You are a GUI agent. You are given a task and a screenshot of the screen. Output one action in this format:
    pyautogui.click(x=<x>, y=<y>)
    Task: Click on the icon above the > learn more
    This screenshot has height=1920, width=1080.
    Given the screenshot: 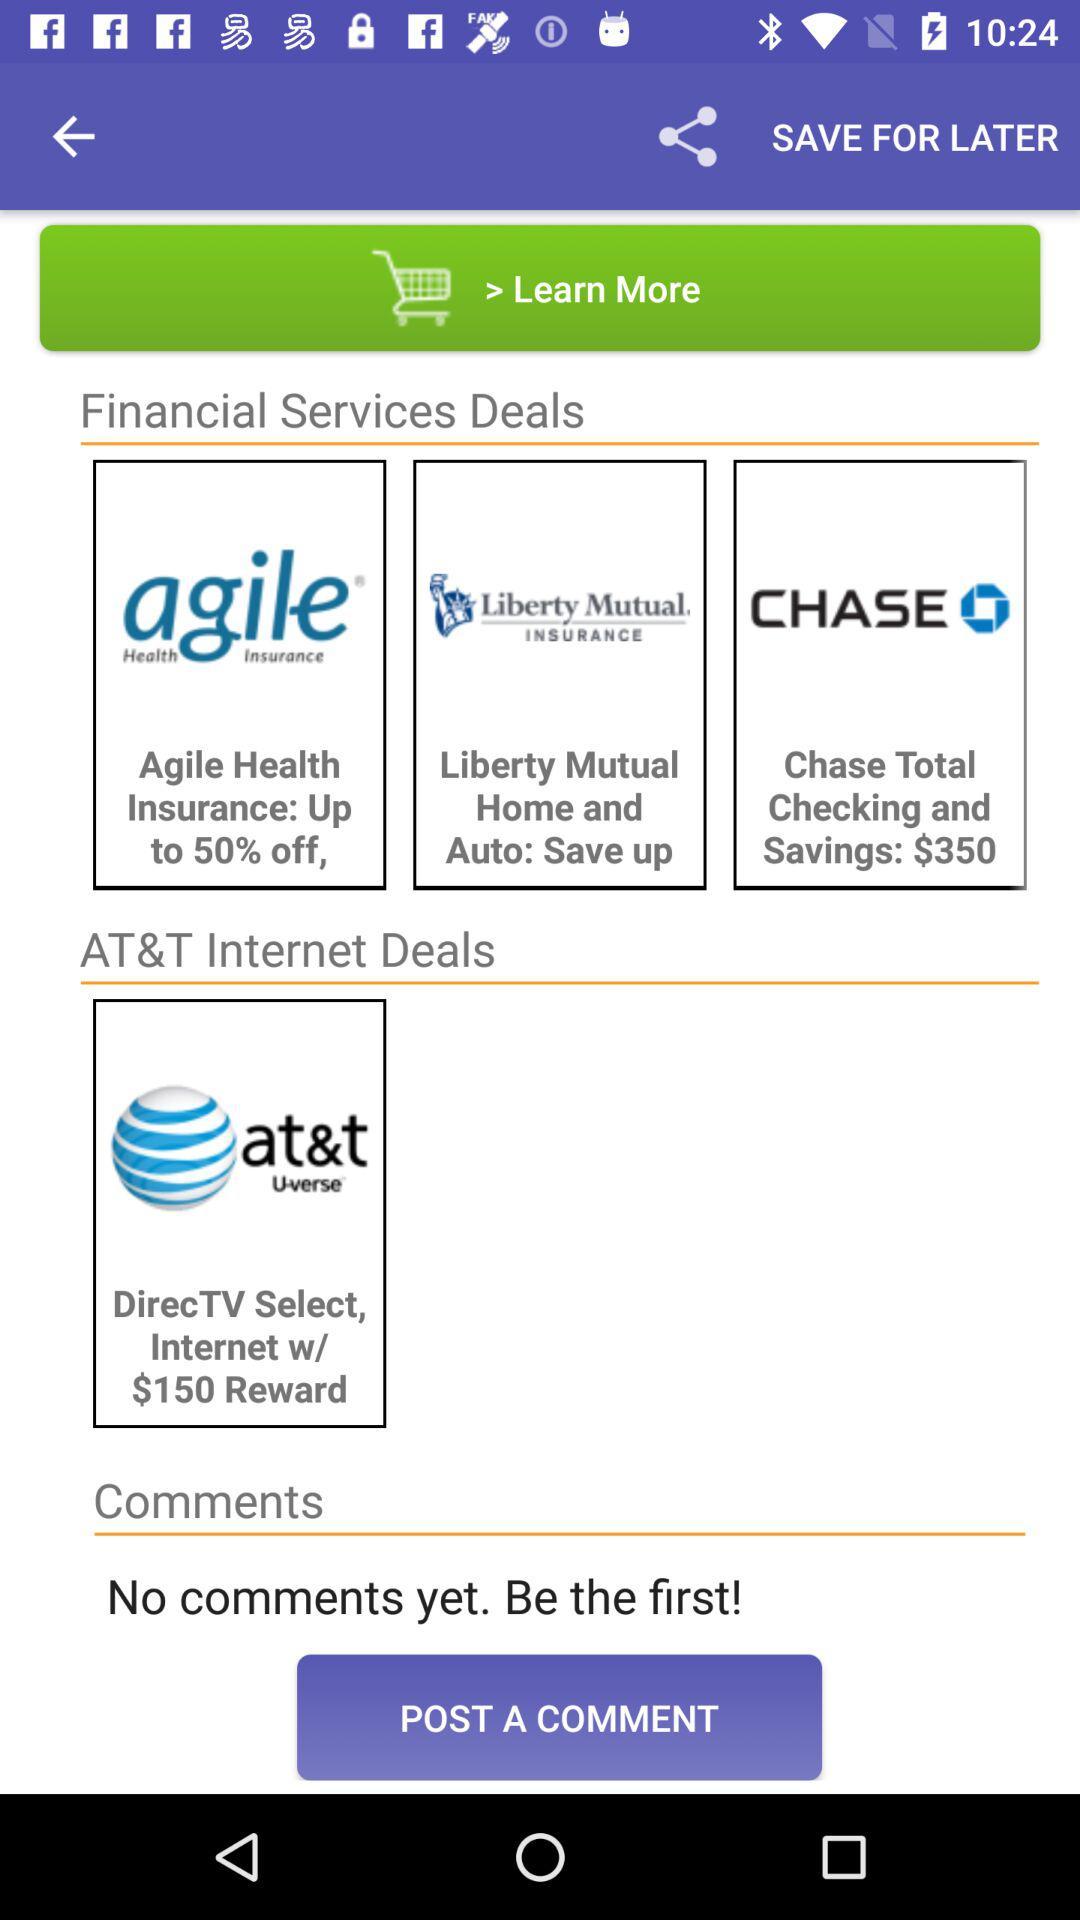 What is the action you would take?
    pyautogui.click(x=915, y=135)
    